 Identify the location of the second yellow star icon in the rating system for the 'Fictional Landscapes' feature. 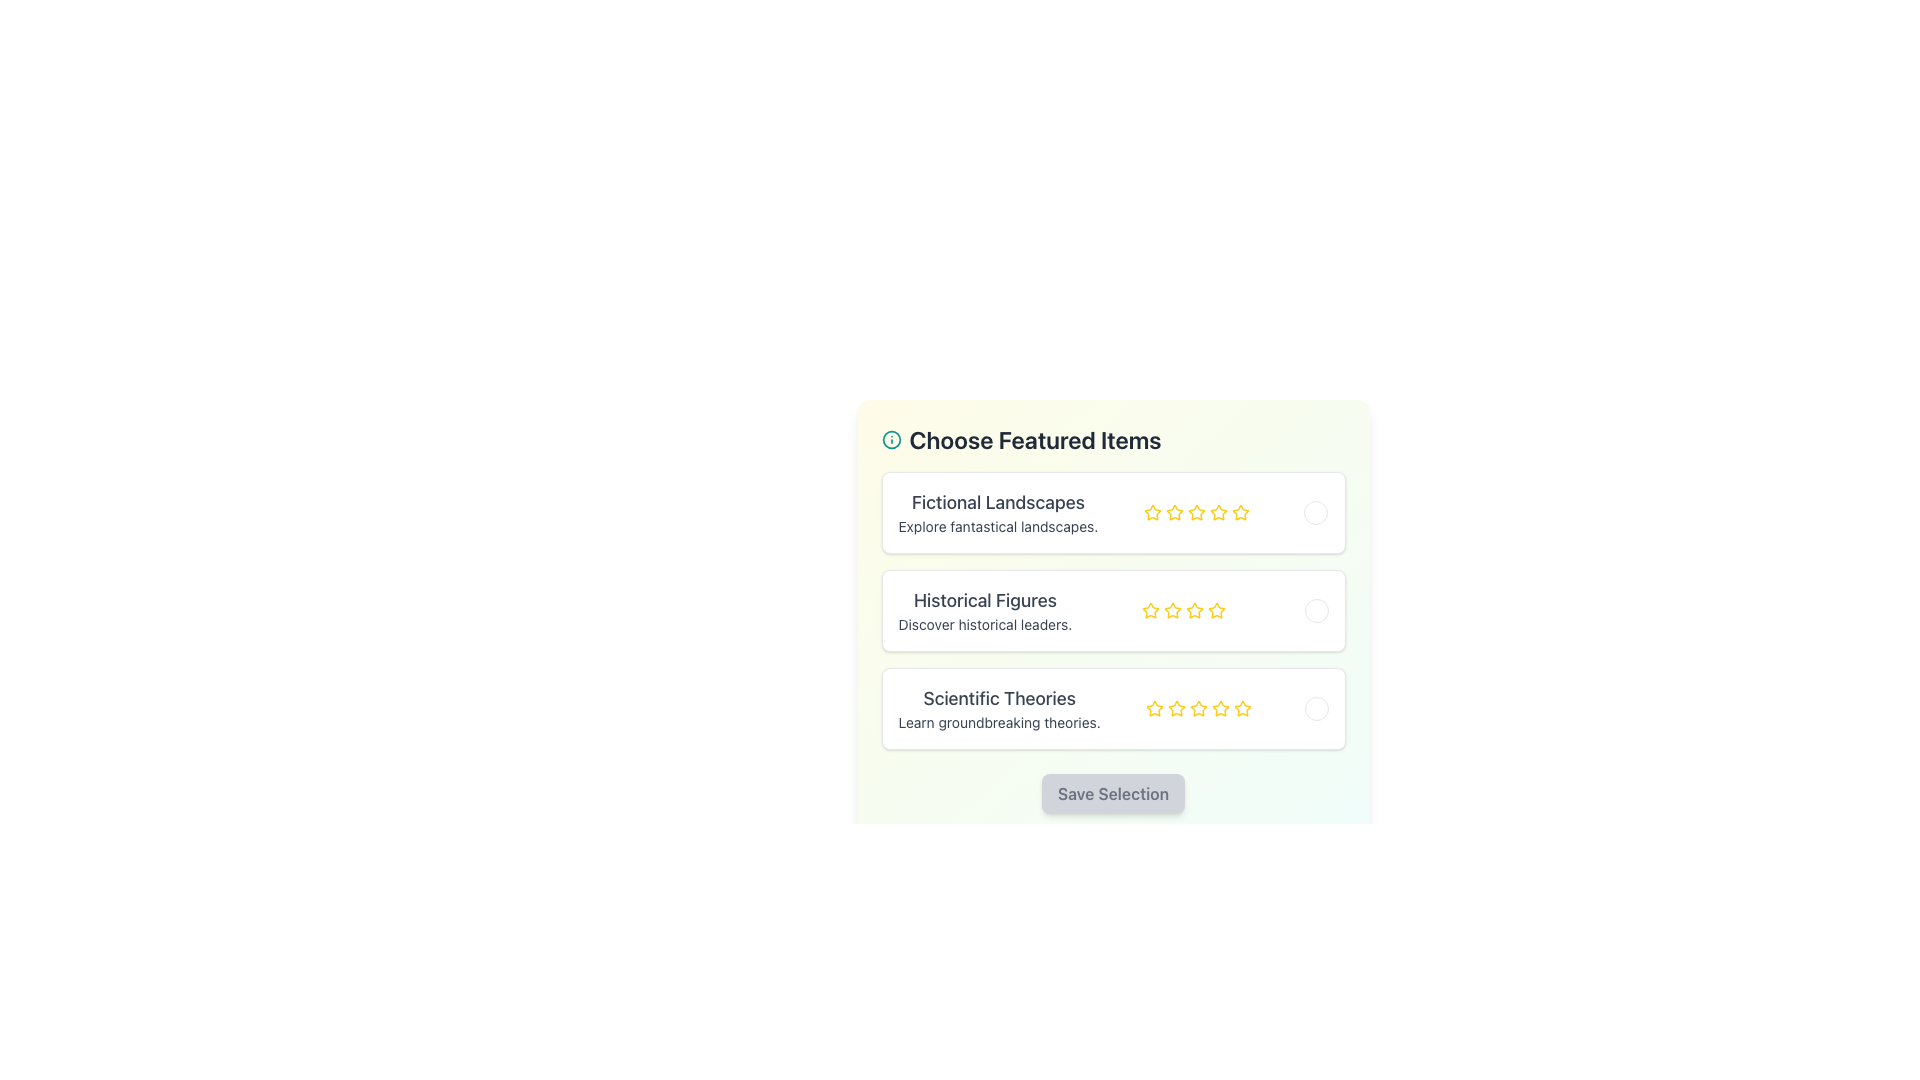
(1175, 512).